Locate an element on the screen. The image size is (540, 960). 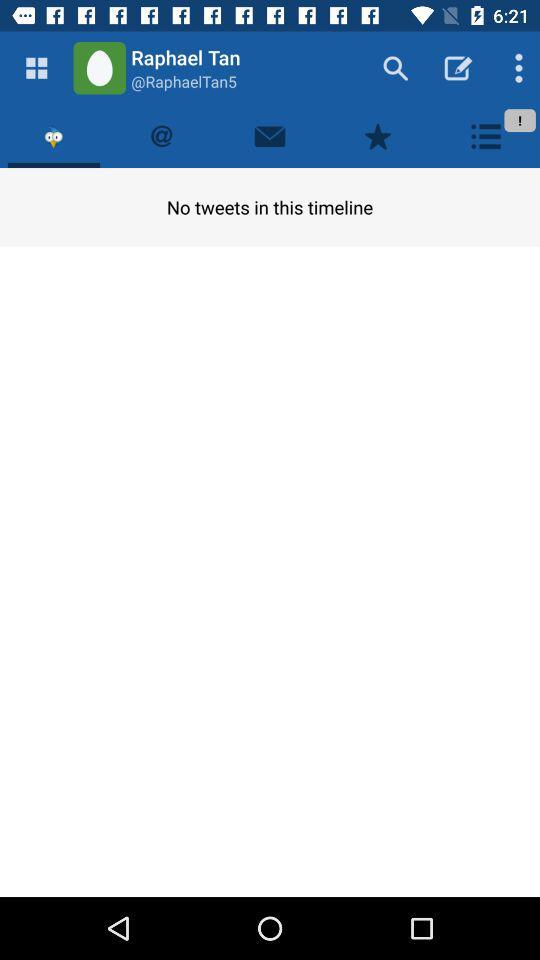
large icons is located at coordinates (36, 68).